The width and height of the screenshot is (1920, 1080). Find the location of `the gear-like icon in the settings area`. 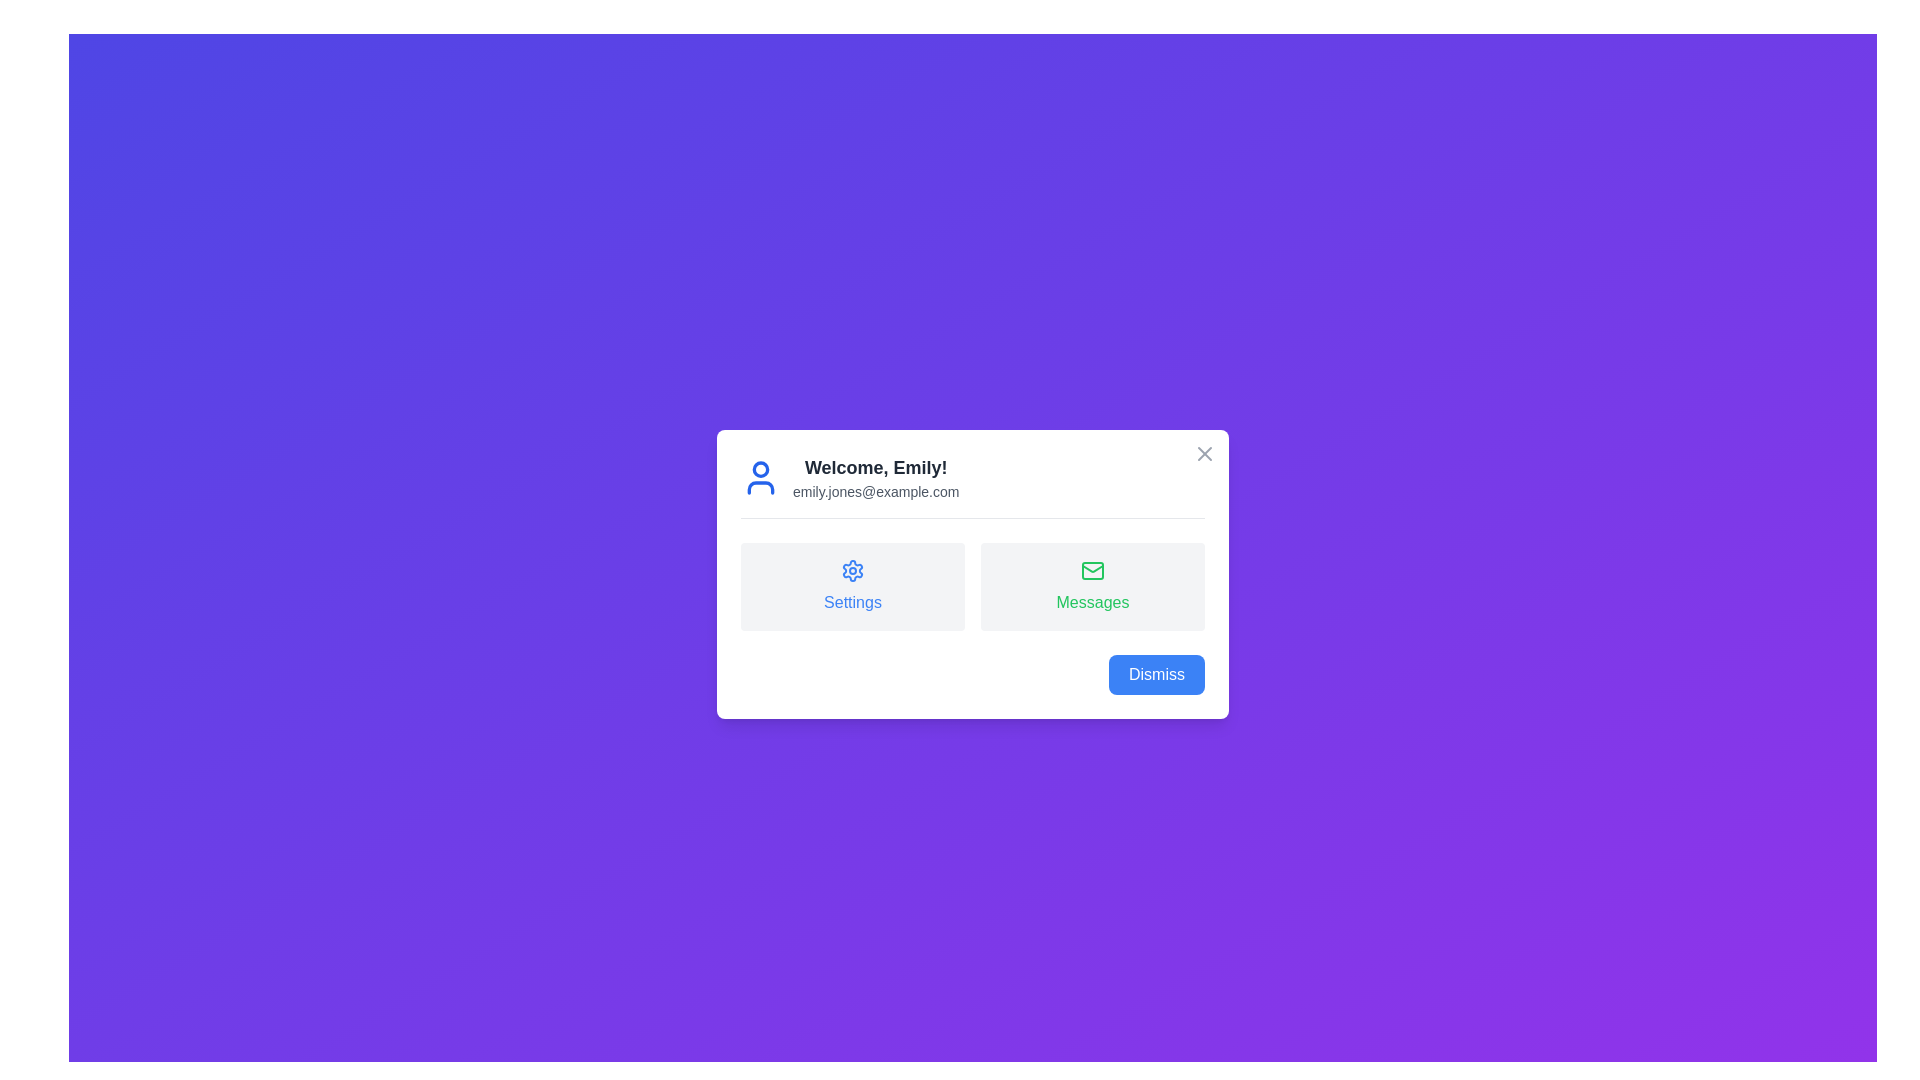

the gear-like icon in the settings area is located at coordinates (853, 570).